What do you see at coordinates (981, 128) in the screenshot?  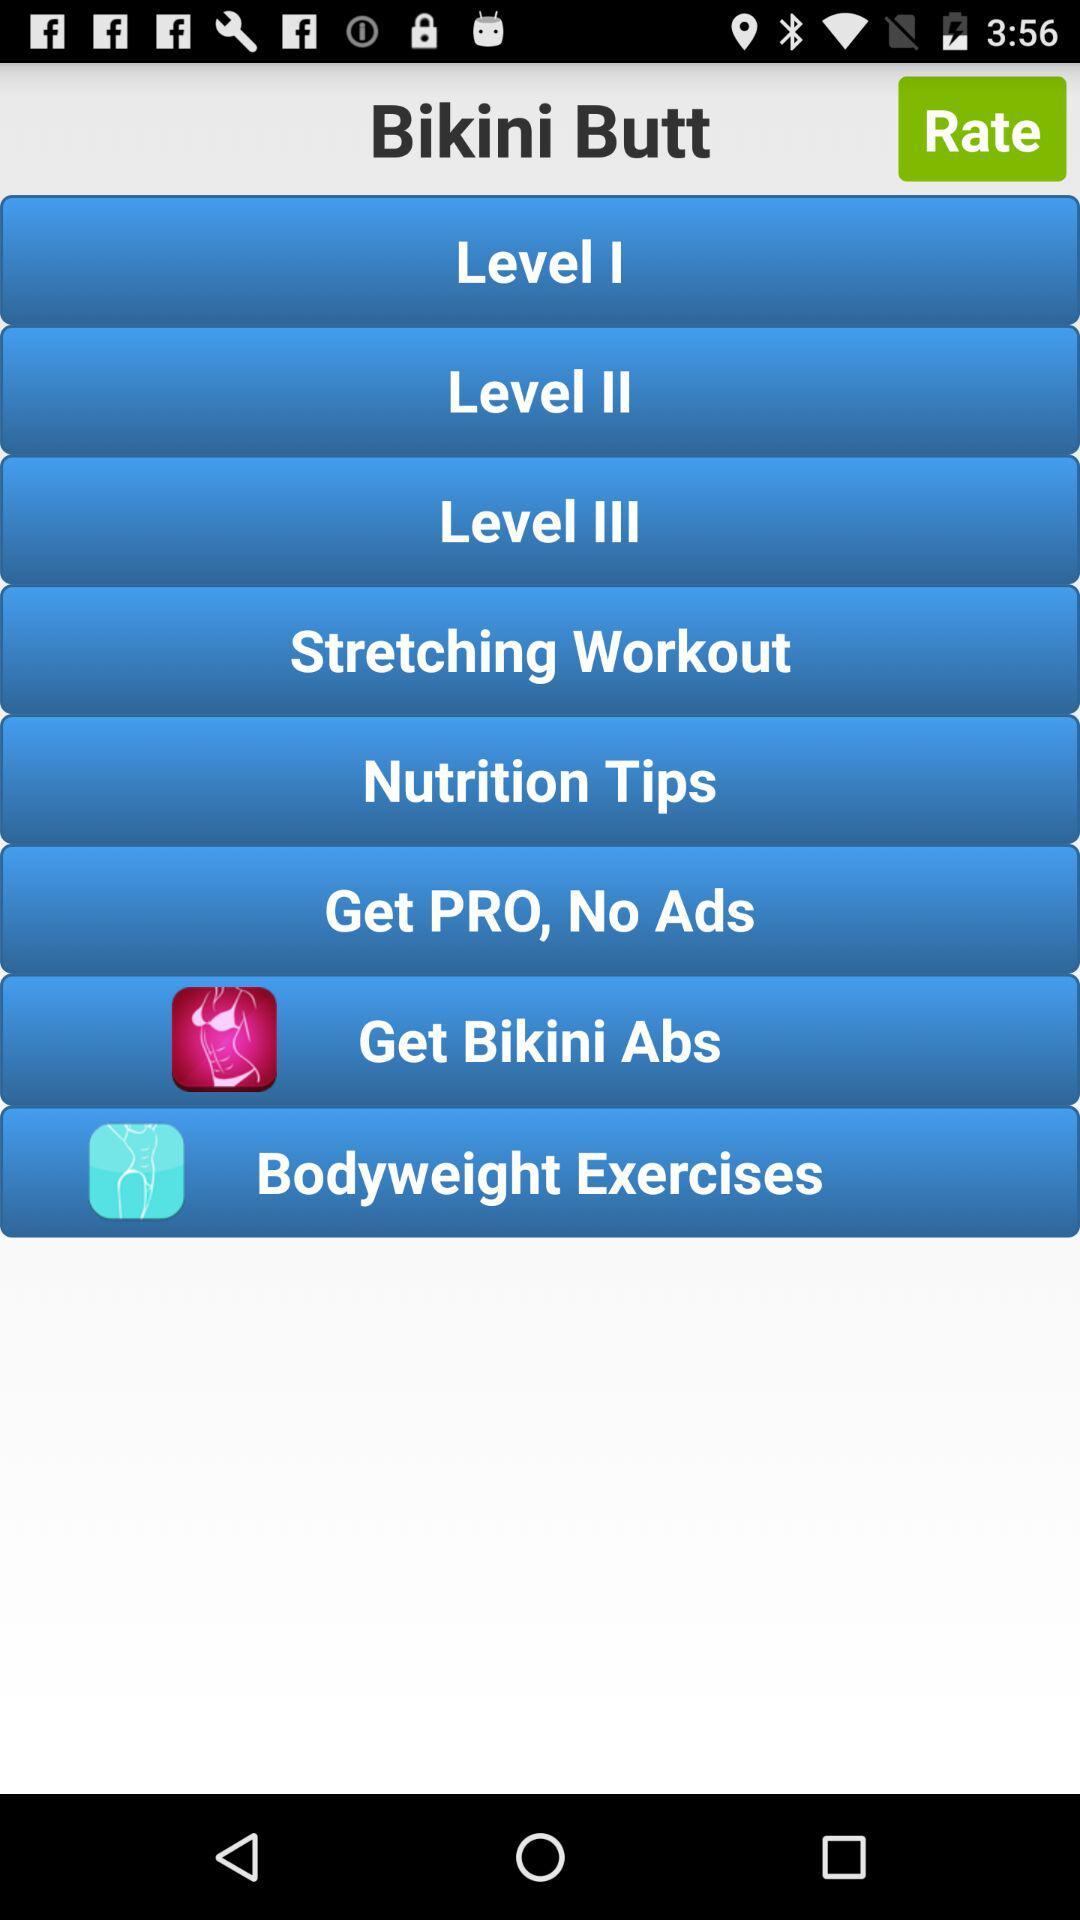 I see `rate item` at bounding box center [981, 128].